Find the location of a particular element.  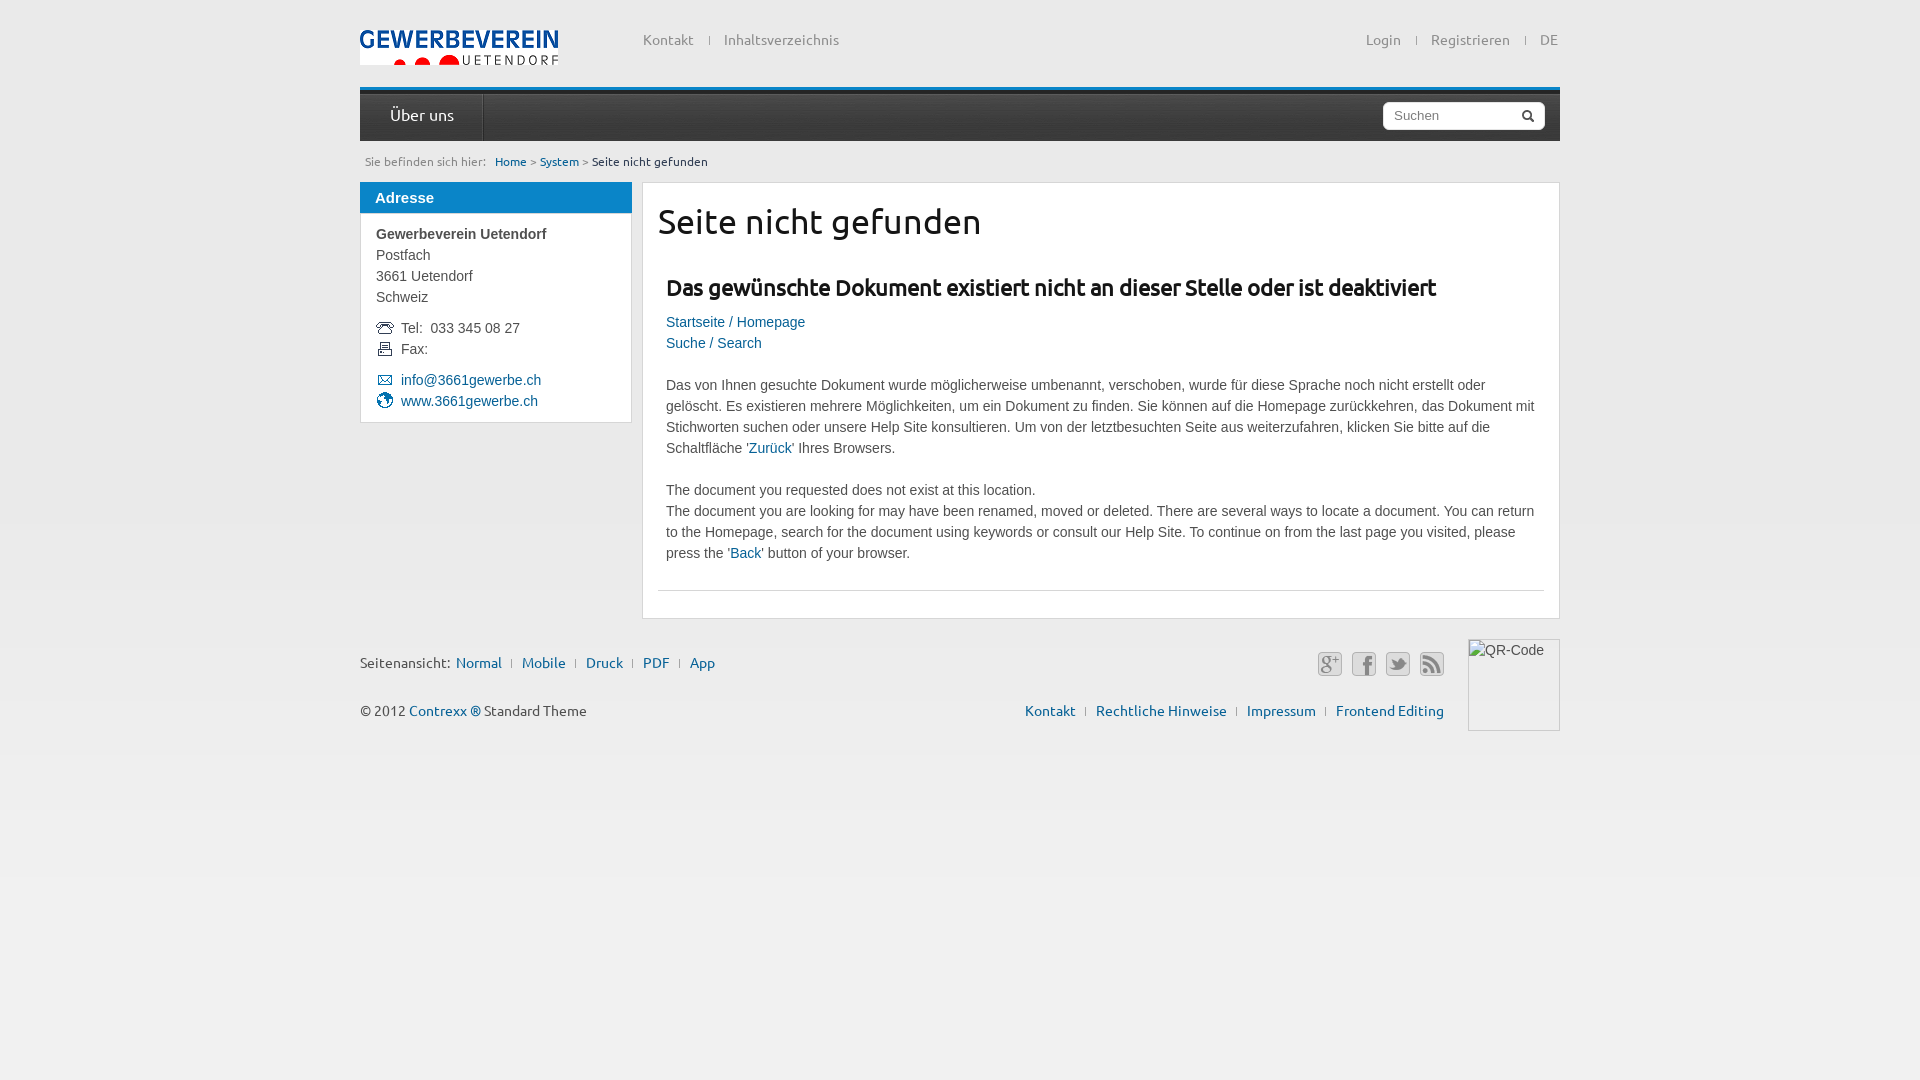

'Login' is located at coordinates (1382, 38).